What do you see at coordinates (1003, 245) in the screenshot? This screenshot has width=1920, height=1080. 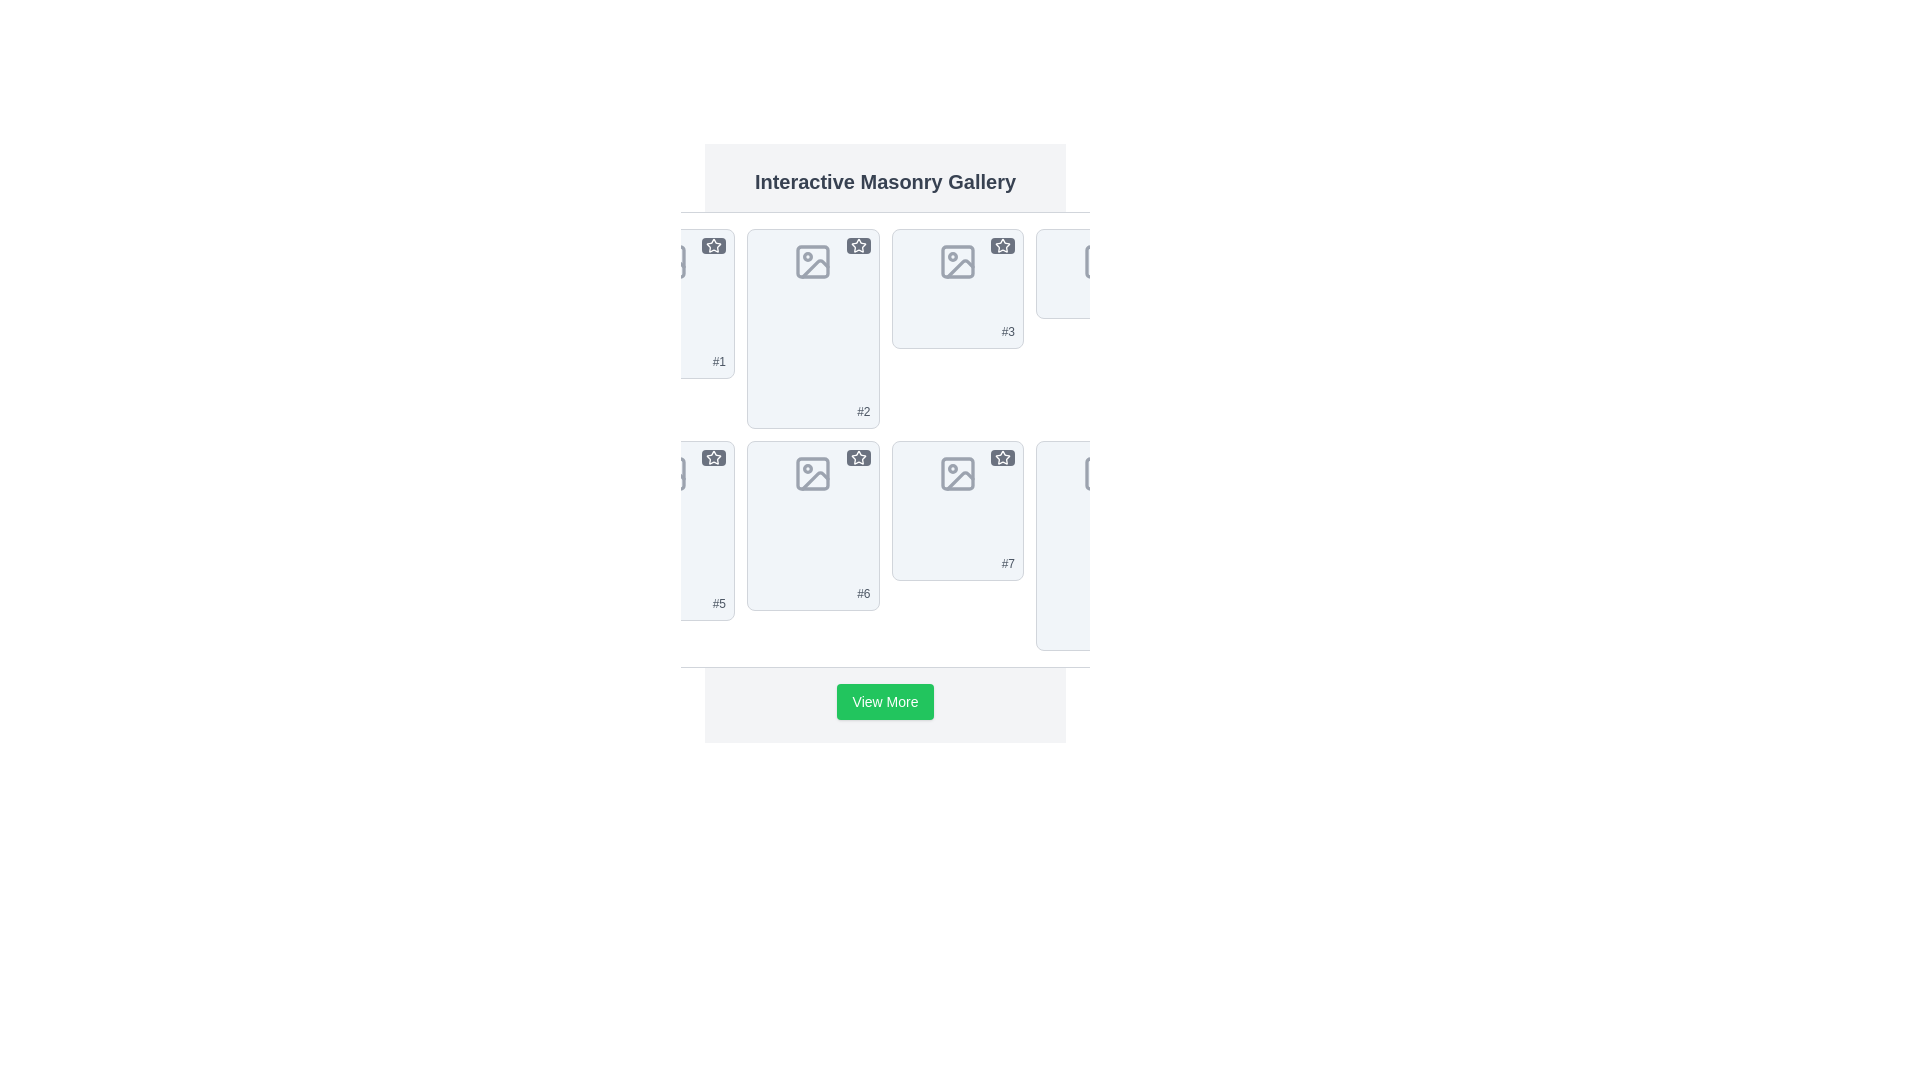 I see `the star icon located at the top-right corner of card '#3' in the Interactive Masonry Gallery` at bounding box center [1003, 245].